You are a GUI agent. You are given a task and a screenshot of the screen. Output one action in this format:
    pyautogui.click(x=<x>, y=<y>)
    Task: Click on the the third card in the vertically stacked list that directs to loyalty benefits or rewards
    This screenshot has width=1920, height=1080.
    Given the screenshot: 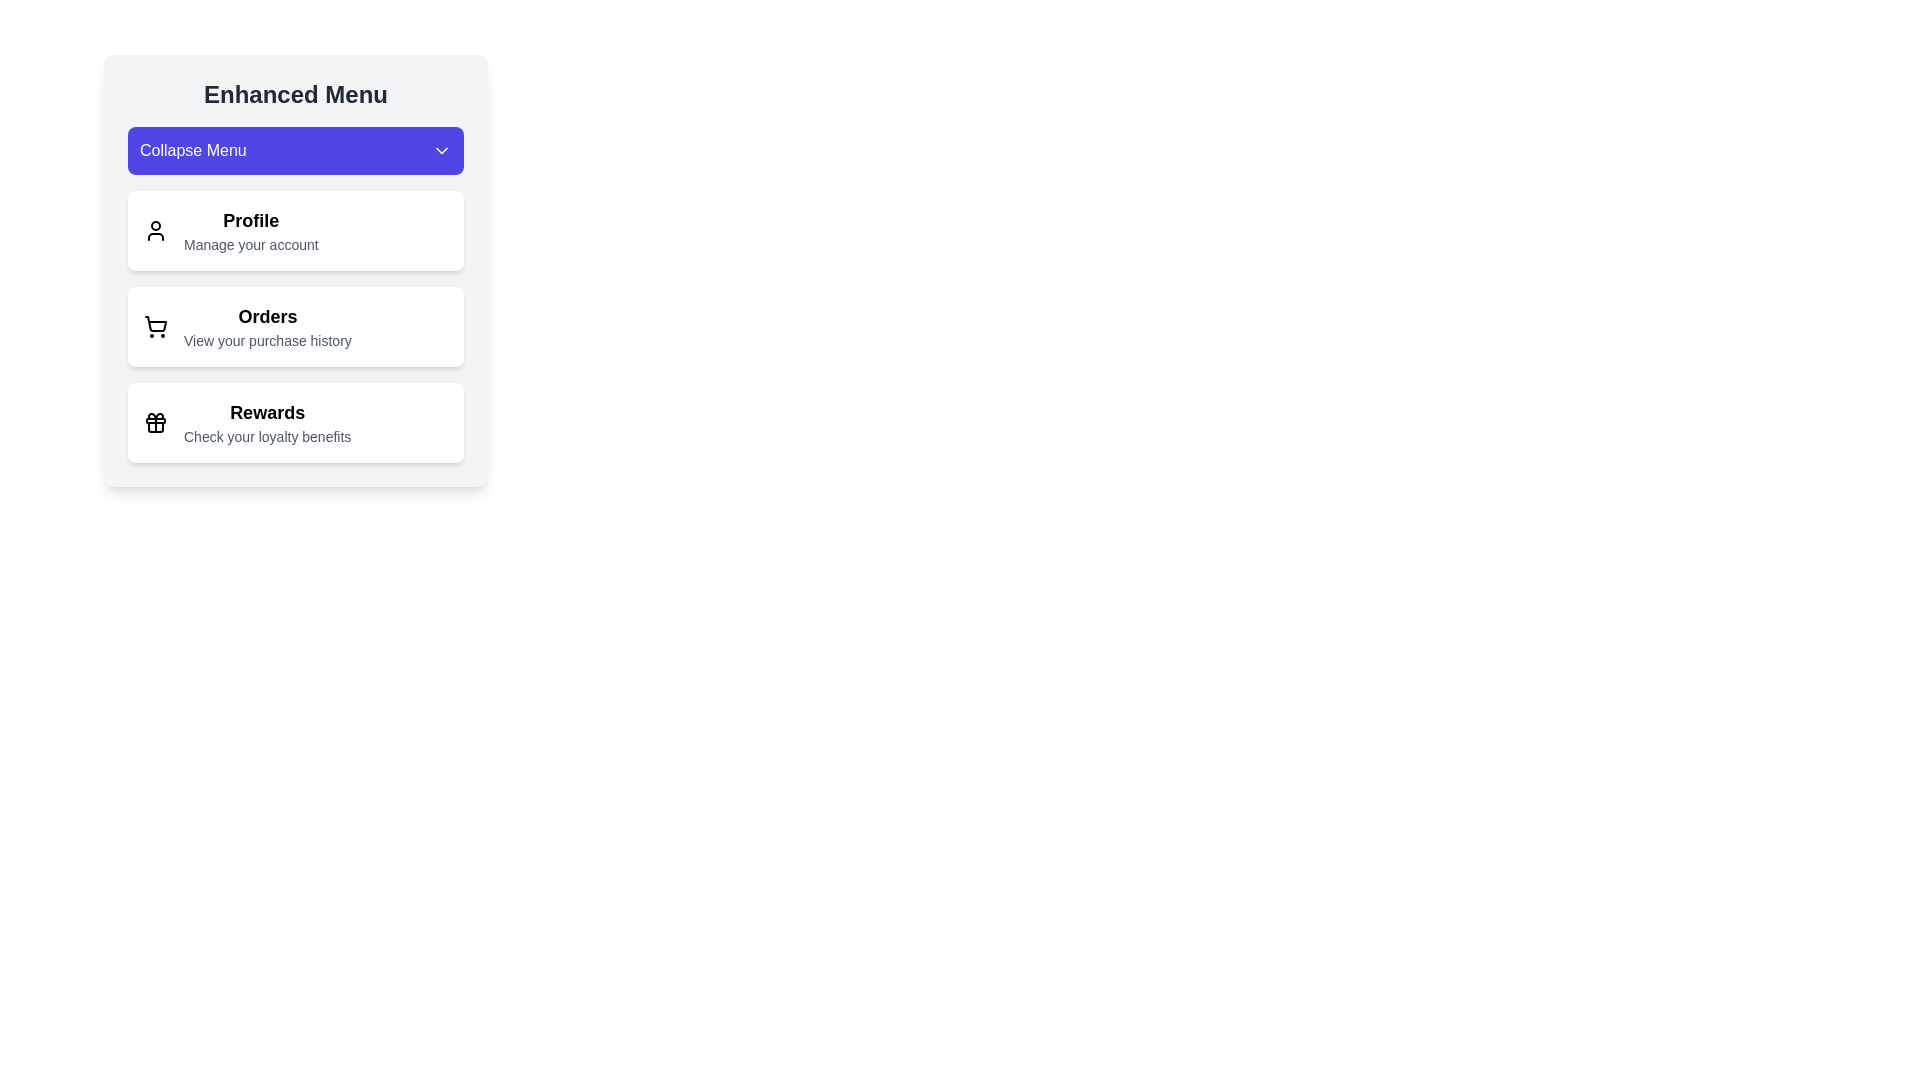 What is the action you would take?
    pyautogui.click(x=295, y=422)
    